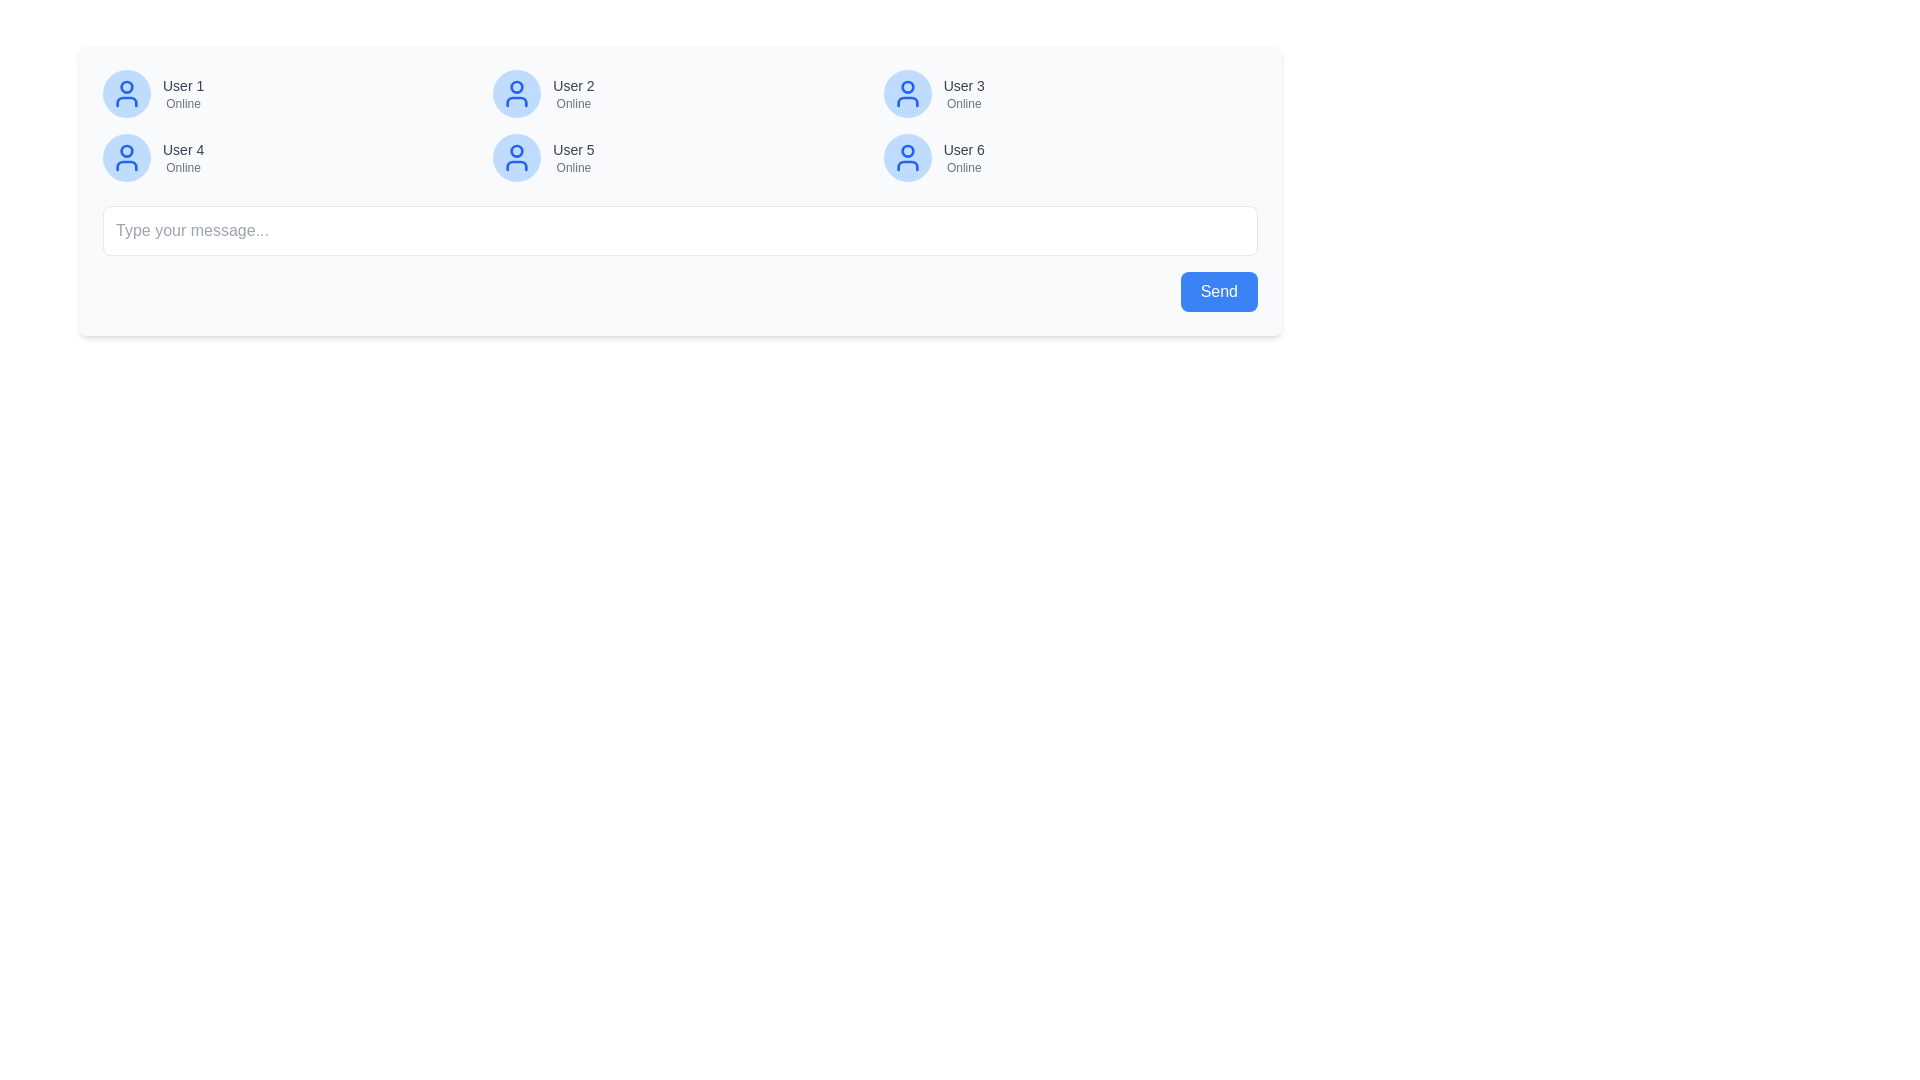  Describe the element at coordinates (517, 93) in the screenshot. I see `the blue circular user profile icon featuring a person silhouette, located in the second position of the top row in a grid of user elements` at that location.